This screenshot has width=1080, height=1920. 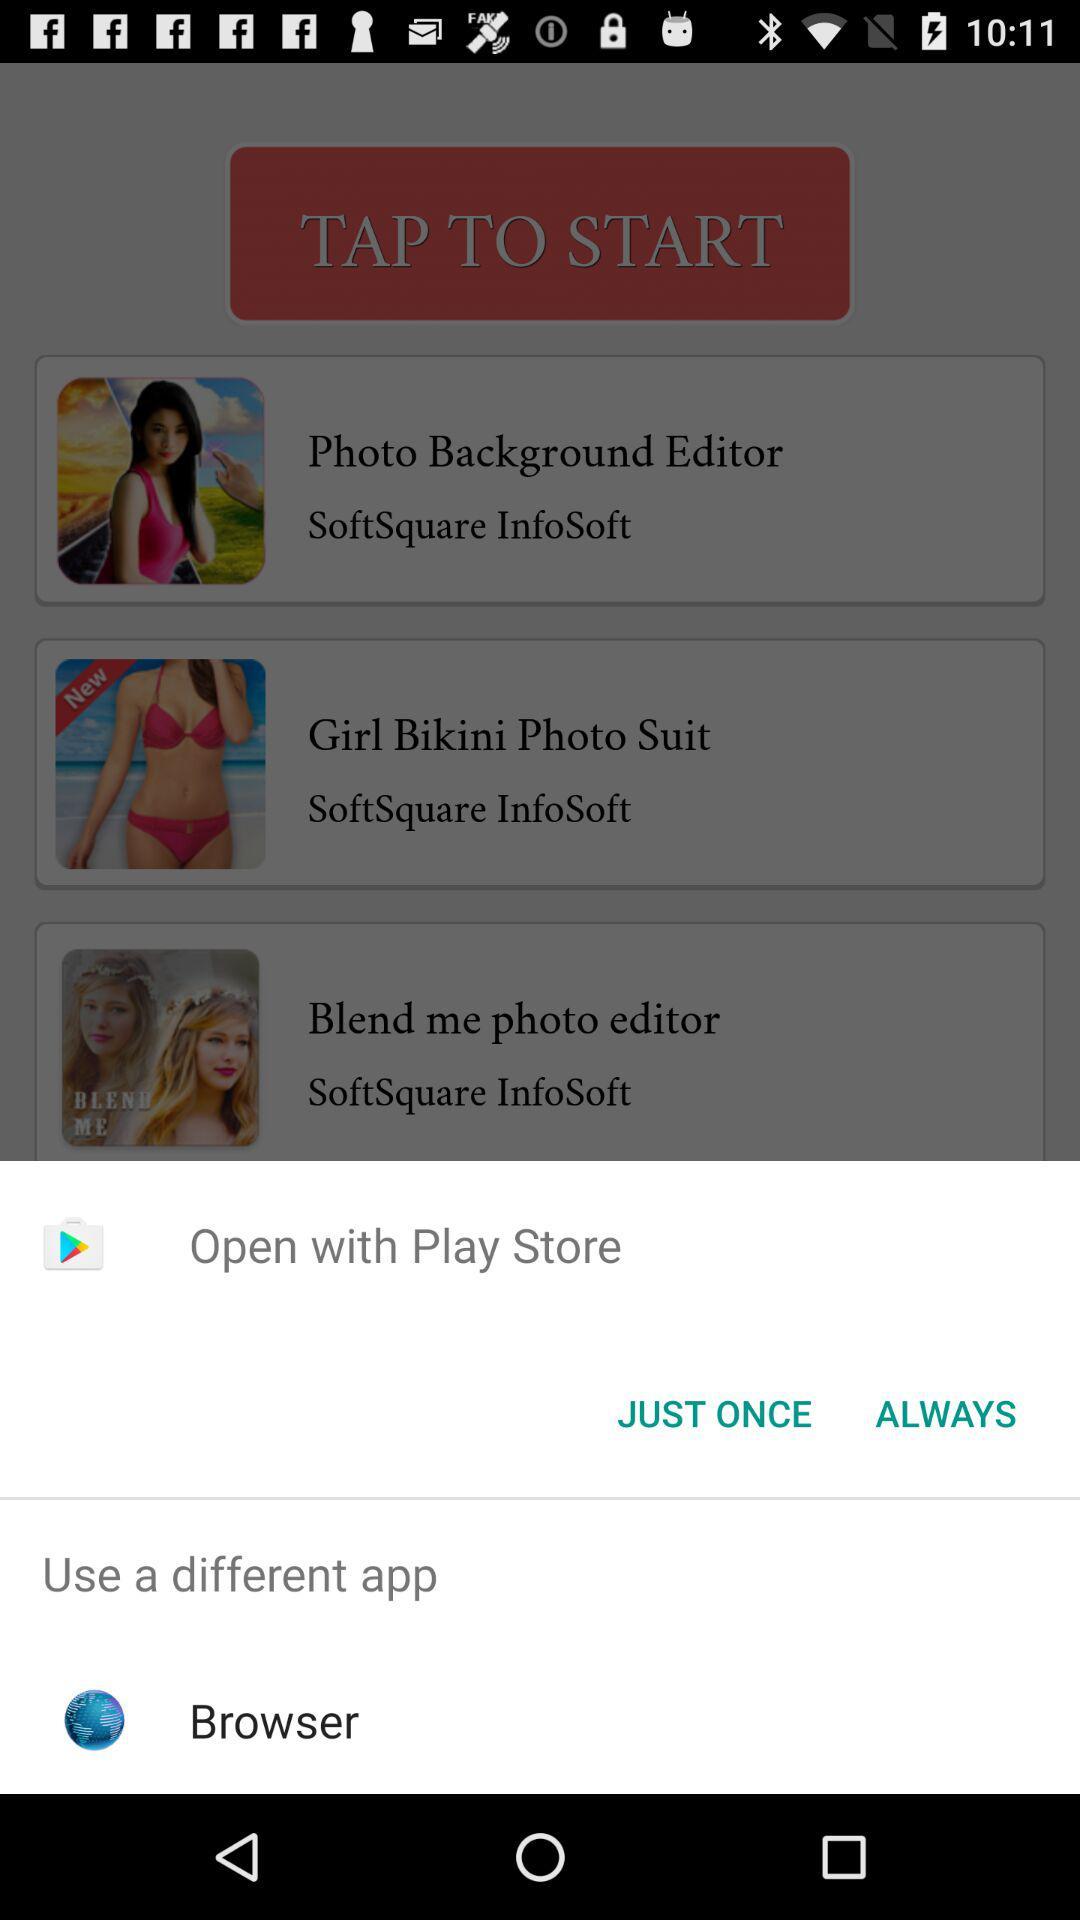 What do you see at coordinates (713, 1411) in the screenshot?
I see `the button to the left of the always` at bounding box center [713, 1411].